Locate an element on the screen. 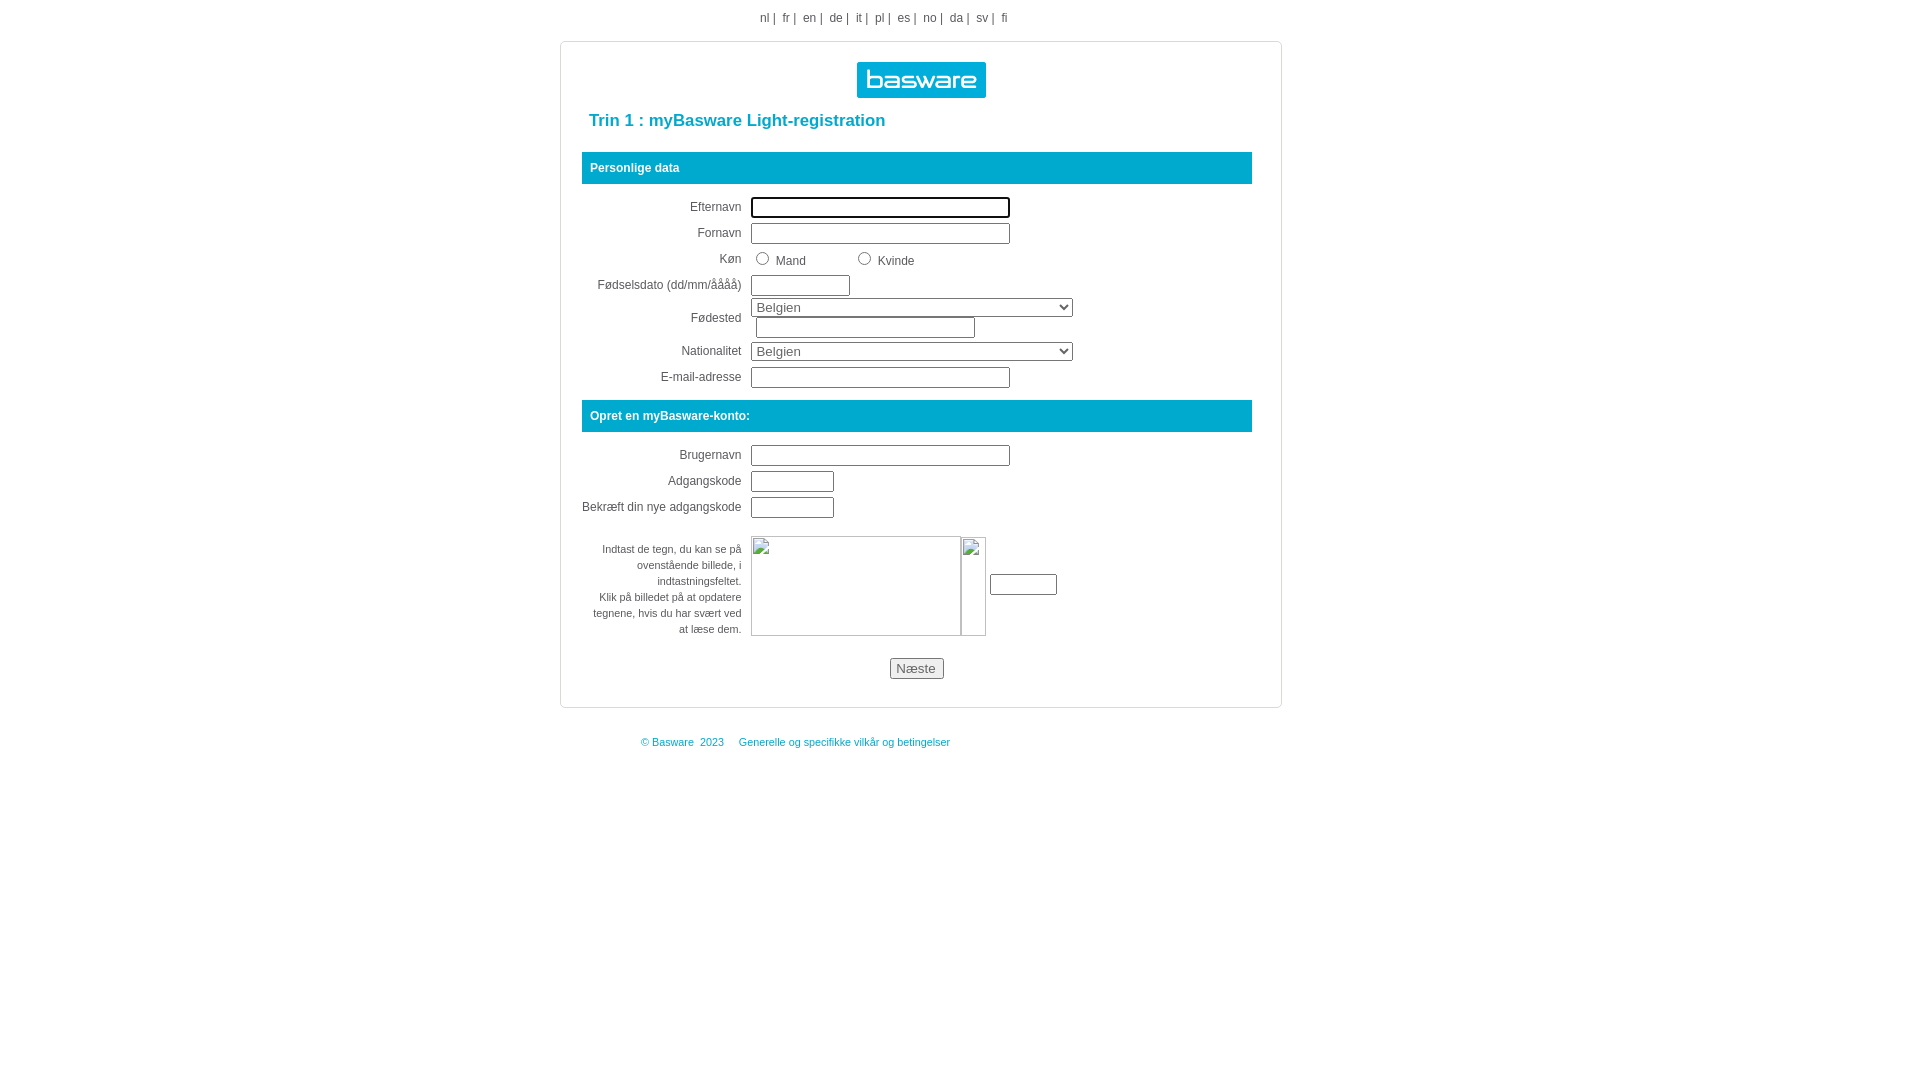 The image size is (1920, 1080). 'en' is located at coordinates (809, 18).